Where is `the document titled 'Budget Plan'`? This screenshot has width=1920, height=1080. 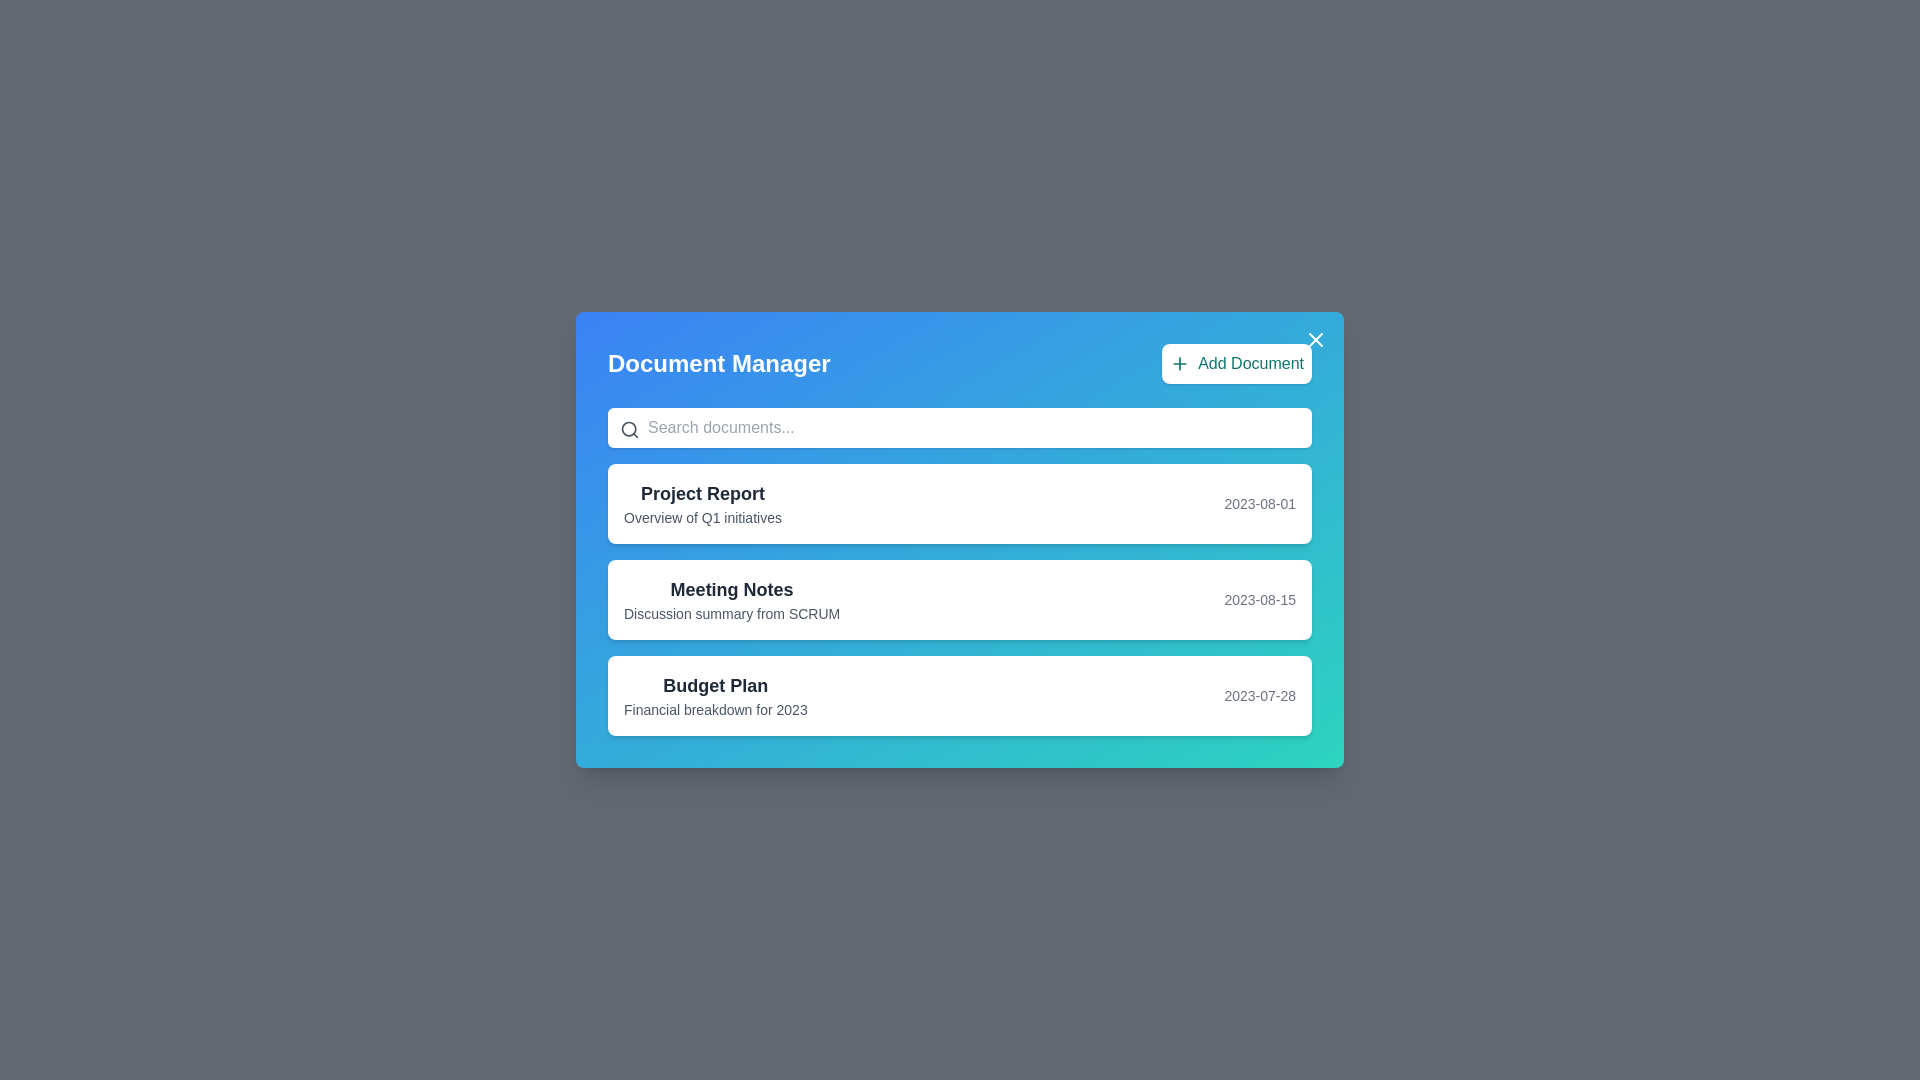 the document titled 'Budget Plan' is located at coordinates (960, 694).